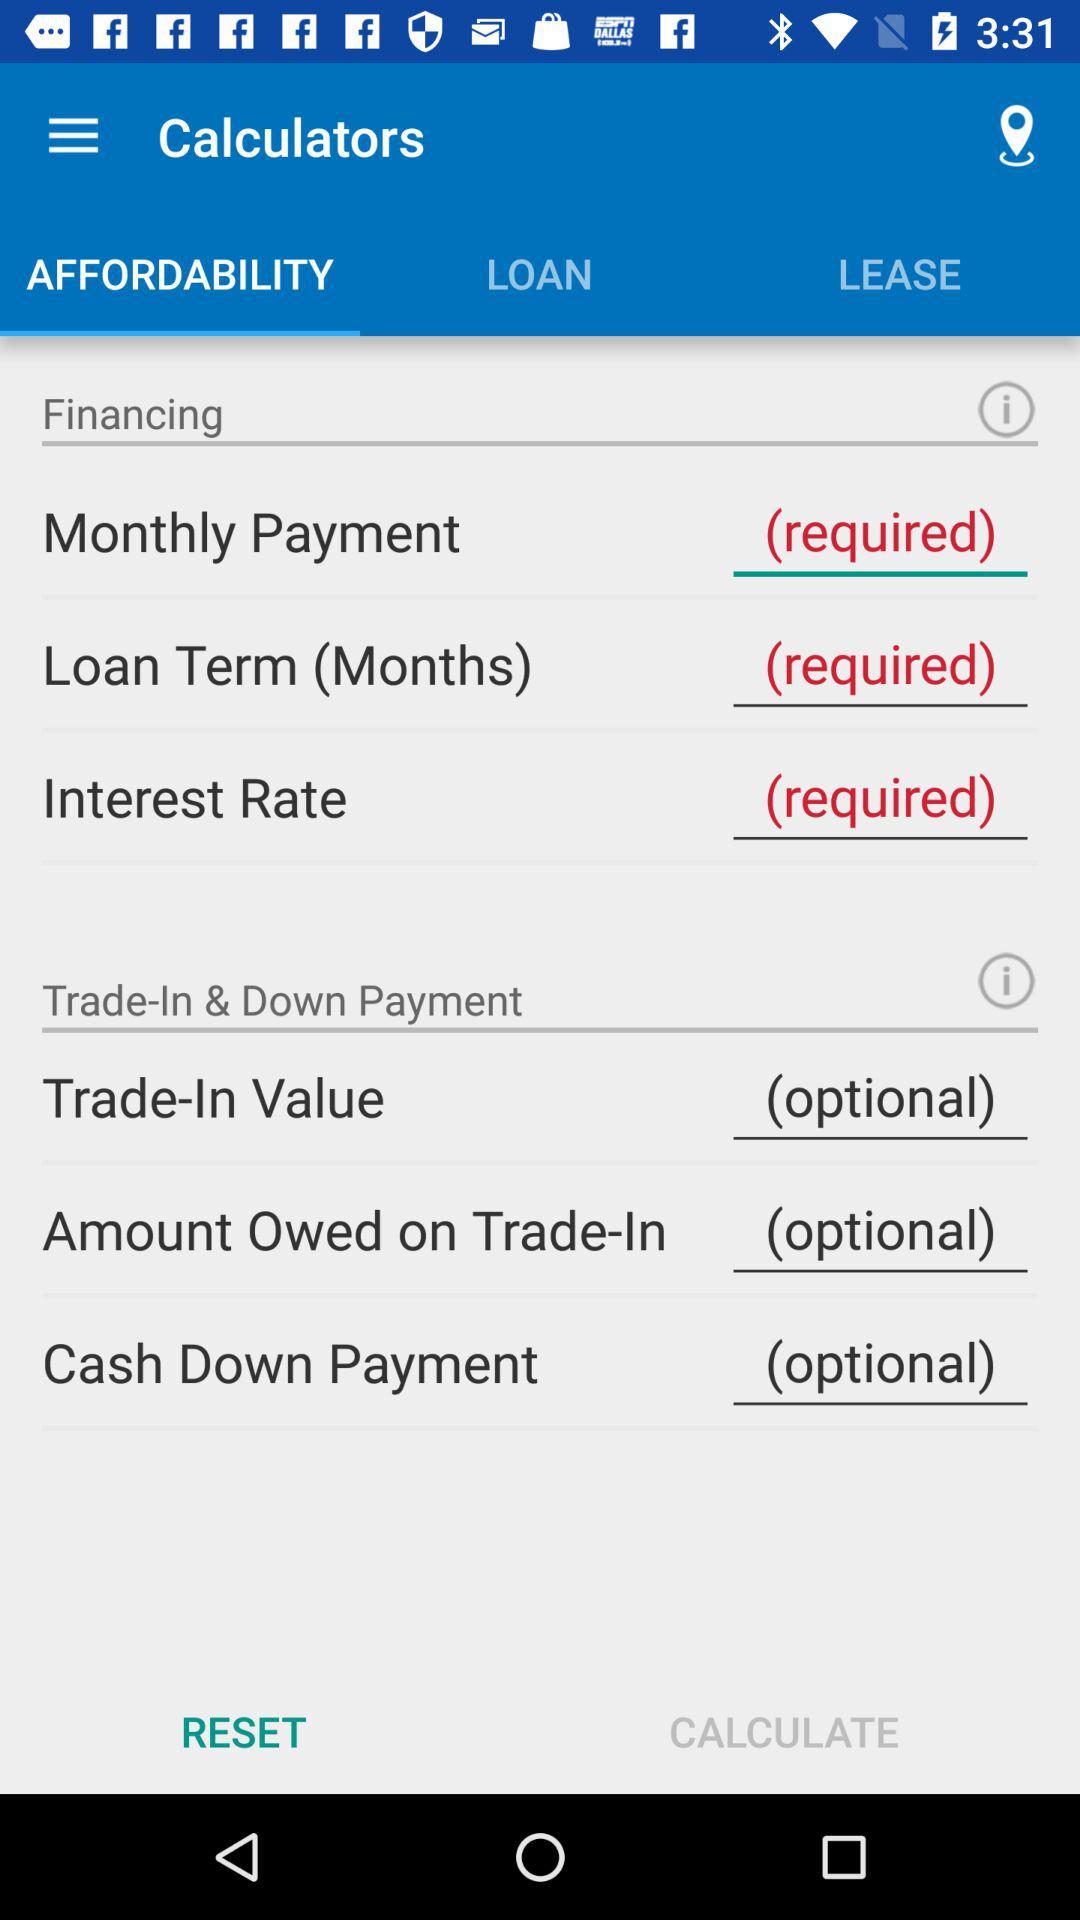 The image size is (1080, 1920). Describe the element at coordinates (879, 1228) in the screenshot. I see `amount owed on trade-in` at that location.